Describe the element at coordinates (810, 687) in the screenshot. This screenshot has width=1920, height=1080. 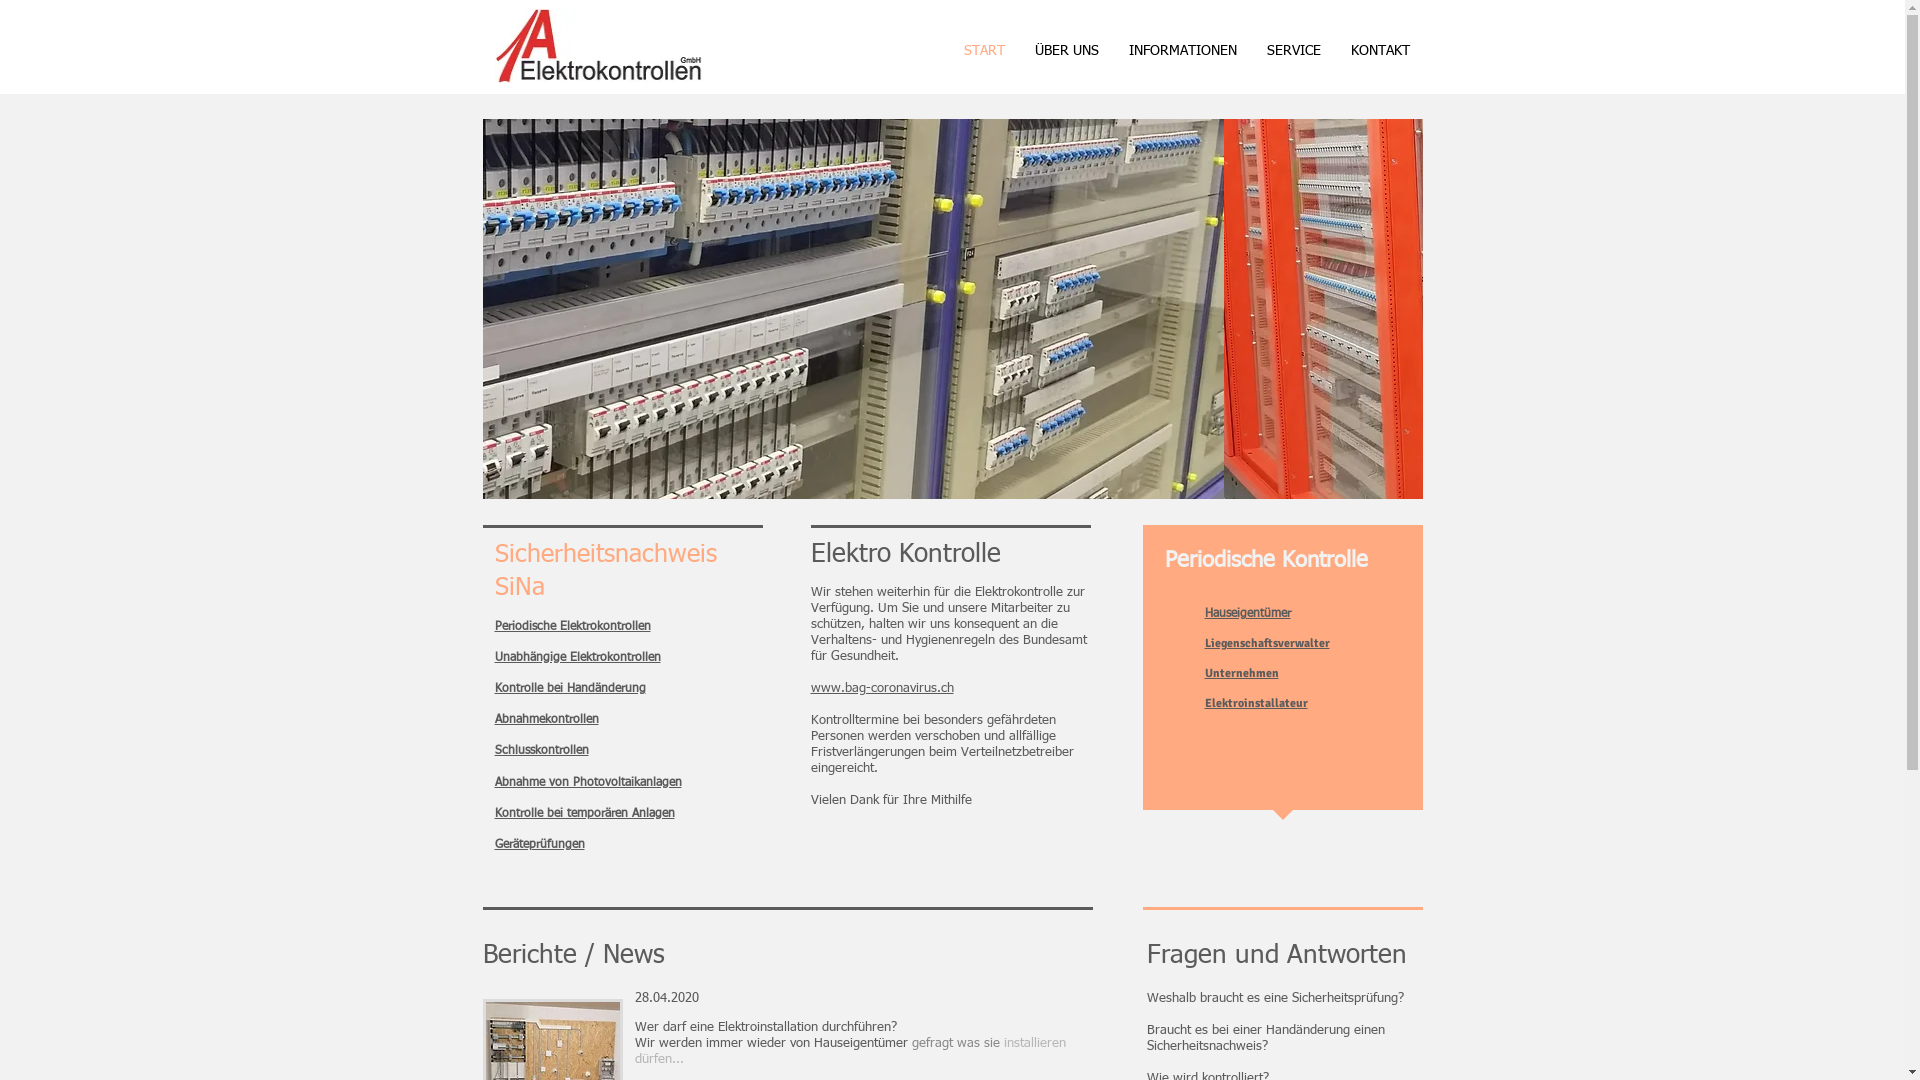
I see `'www.bag-coronavirus.ch'` at that location.